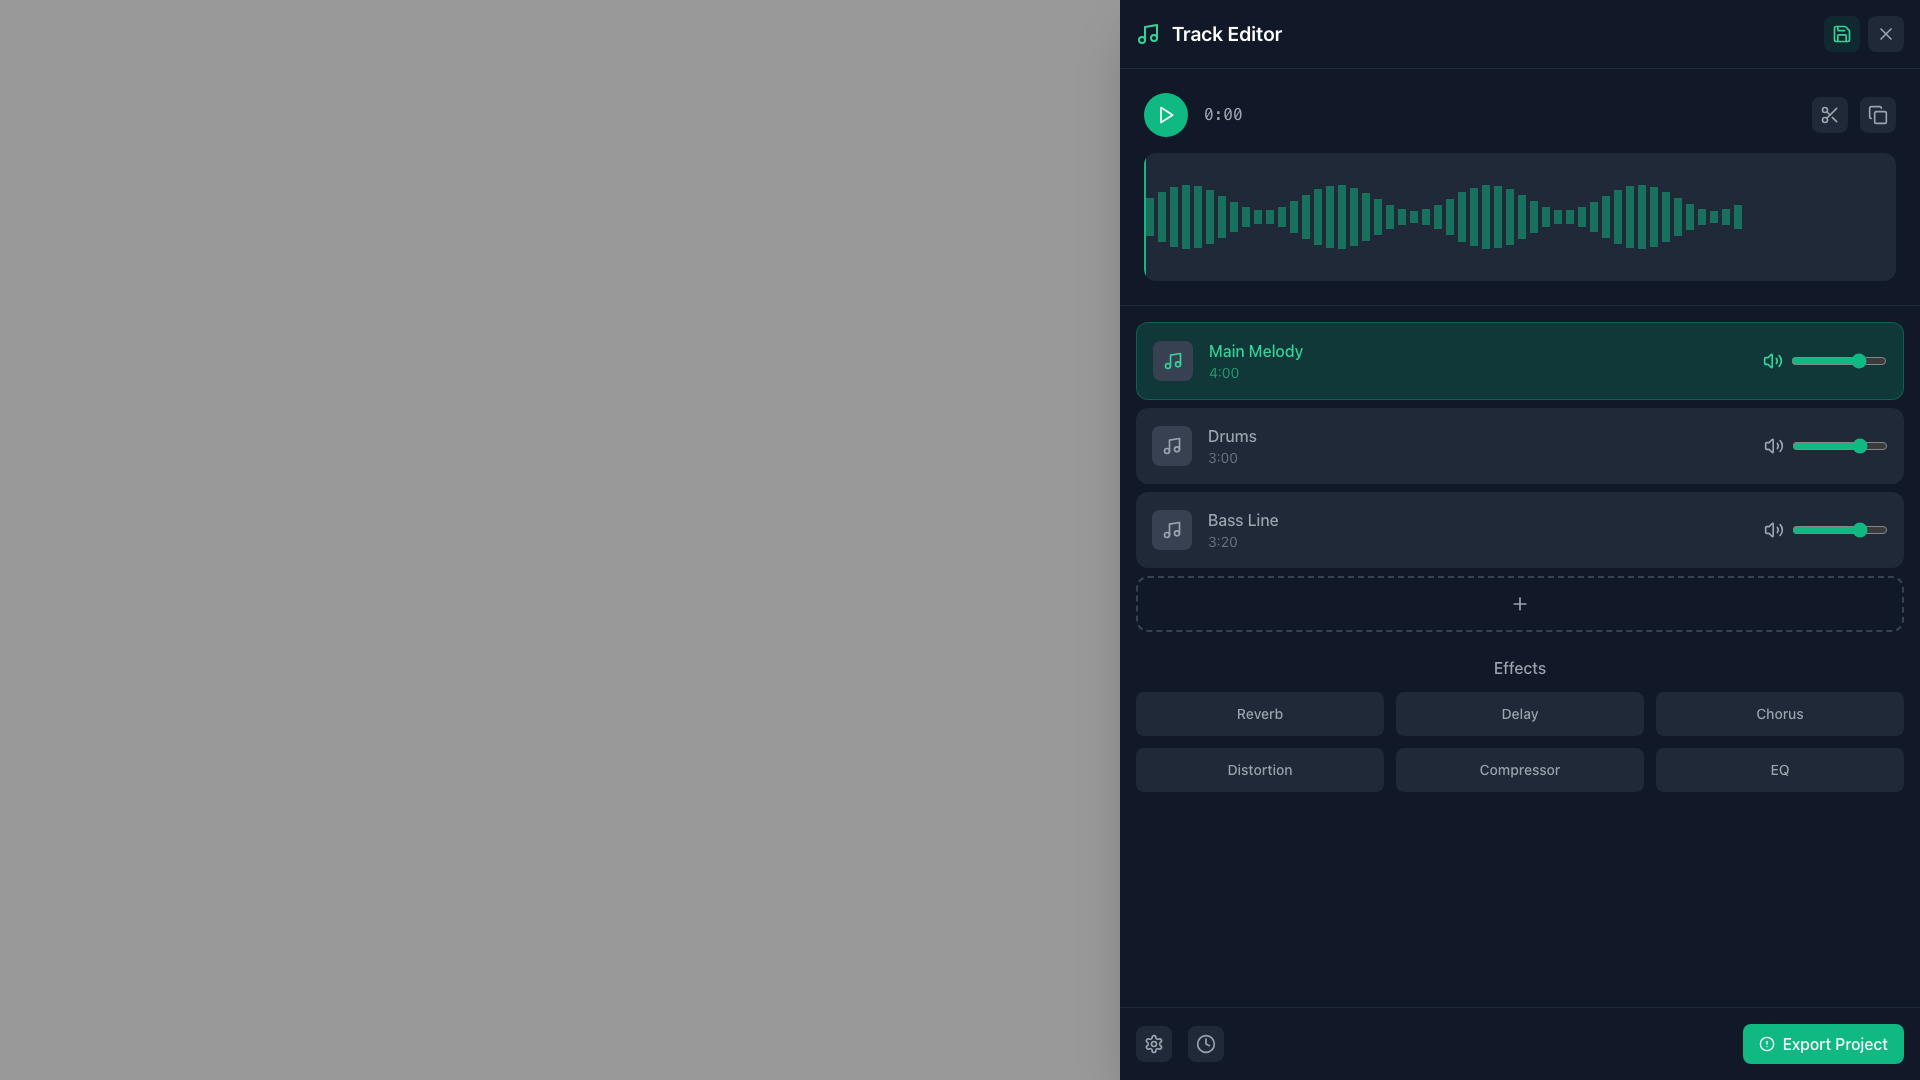 This screenshot has width=1920, height=1080. Describe the element at coordinates (1171, 445) in the screenshot. I see `the musical track icon labeled 'Drums' located in the list item on the left of the text content` at that location.